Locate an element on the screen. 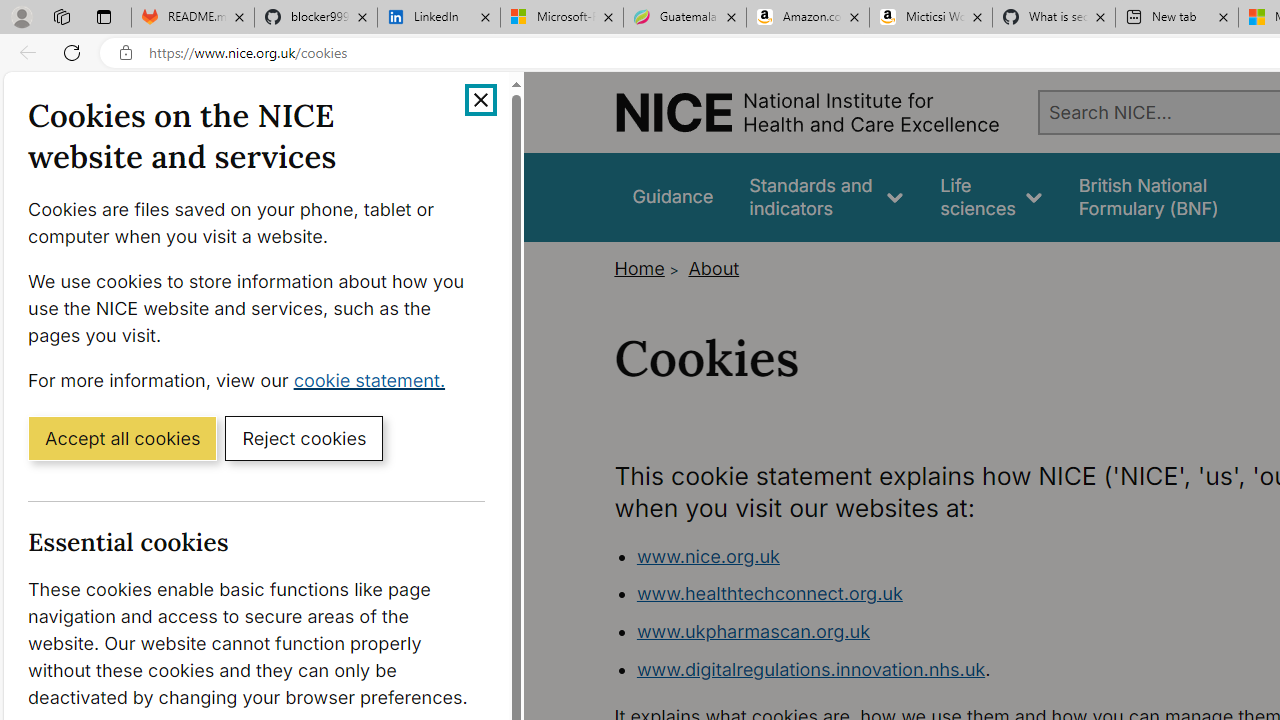 Image resolution: width=1280 pixels, height=720 pixels. 'Close cookie banner' is located at coordinates (480, 100).